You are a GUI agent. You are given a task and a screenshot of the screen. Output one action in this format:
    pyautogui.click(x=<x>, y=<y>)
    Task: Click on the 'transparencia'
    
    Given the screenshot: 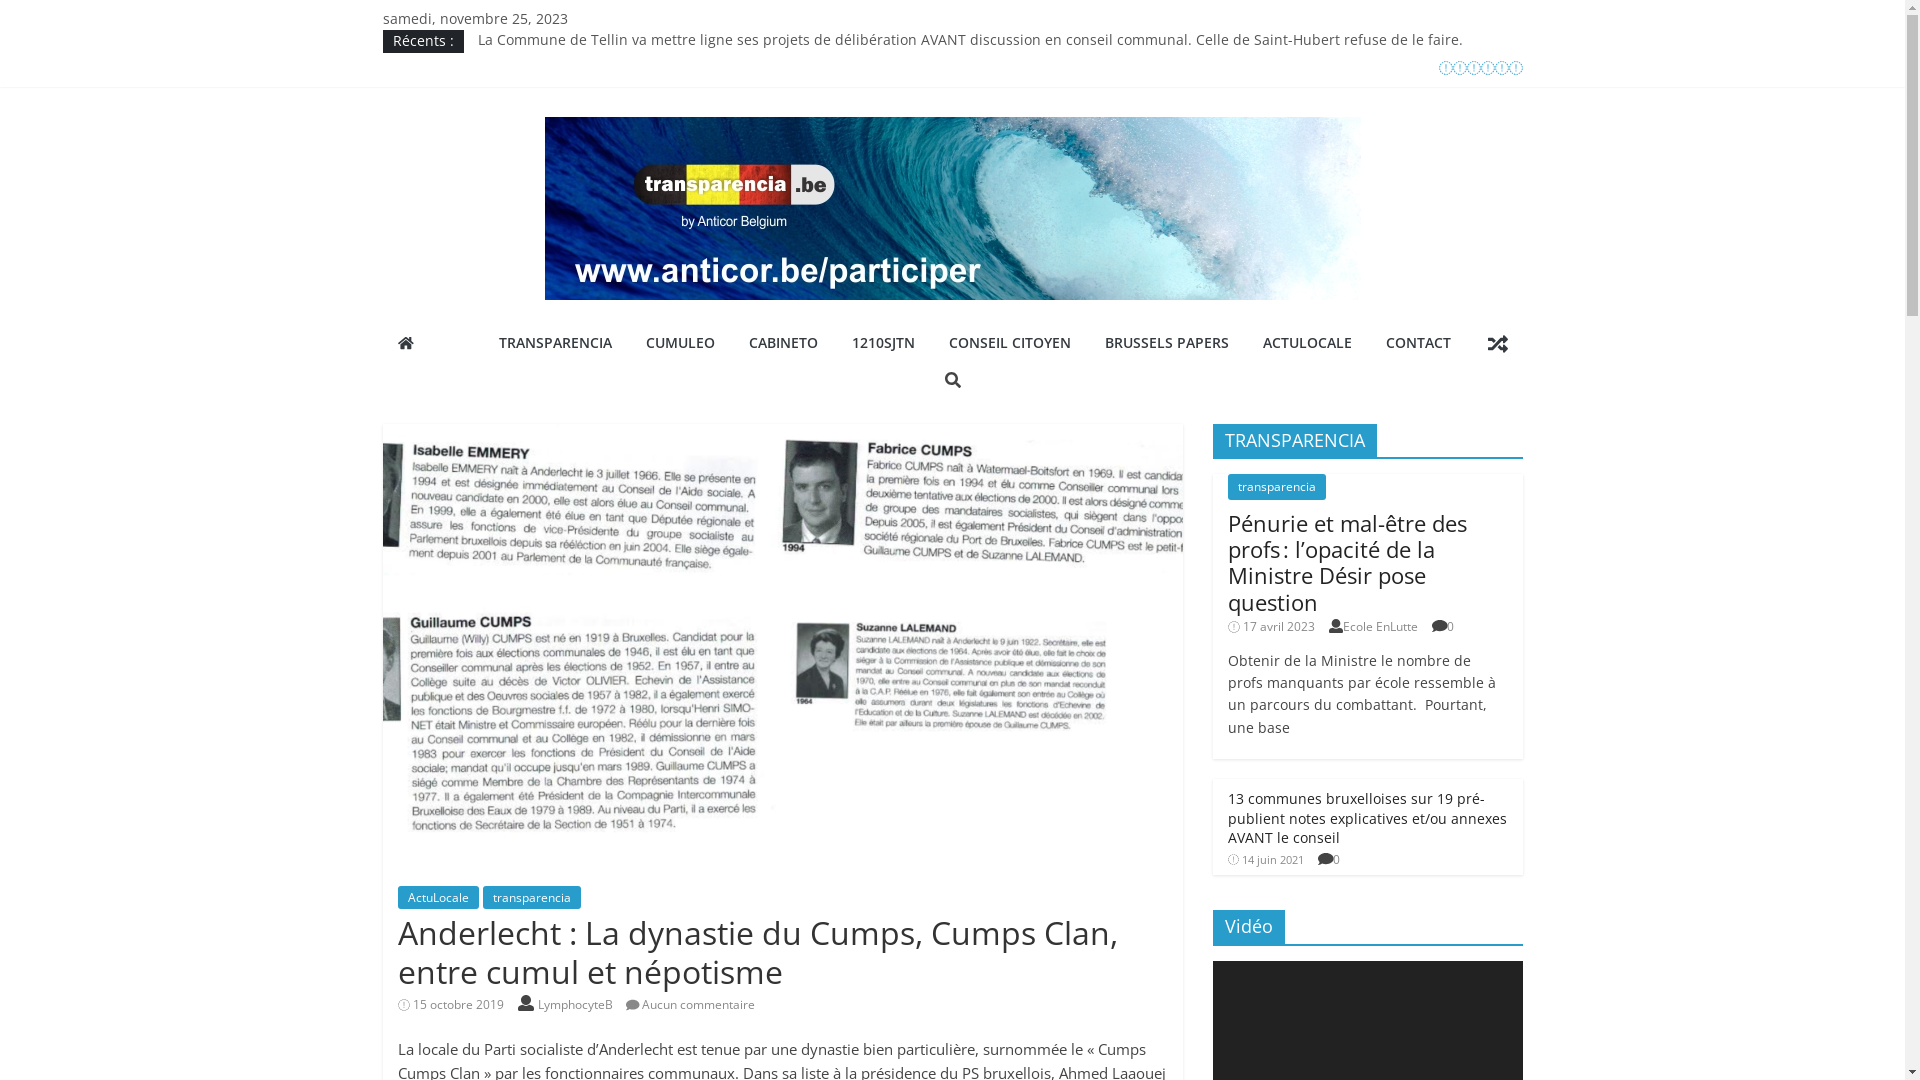 What is the action you would take?
    pyautogui.click(x=1275, y=486)
    